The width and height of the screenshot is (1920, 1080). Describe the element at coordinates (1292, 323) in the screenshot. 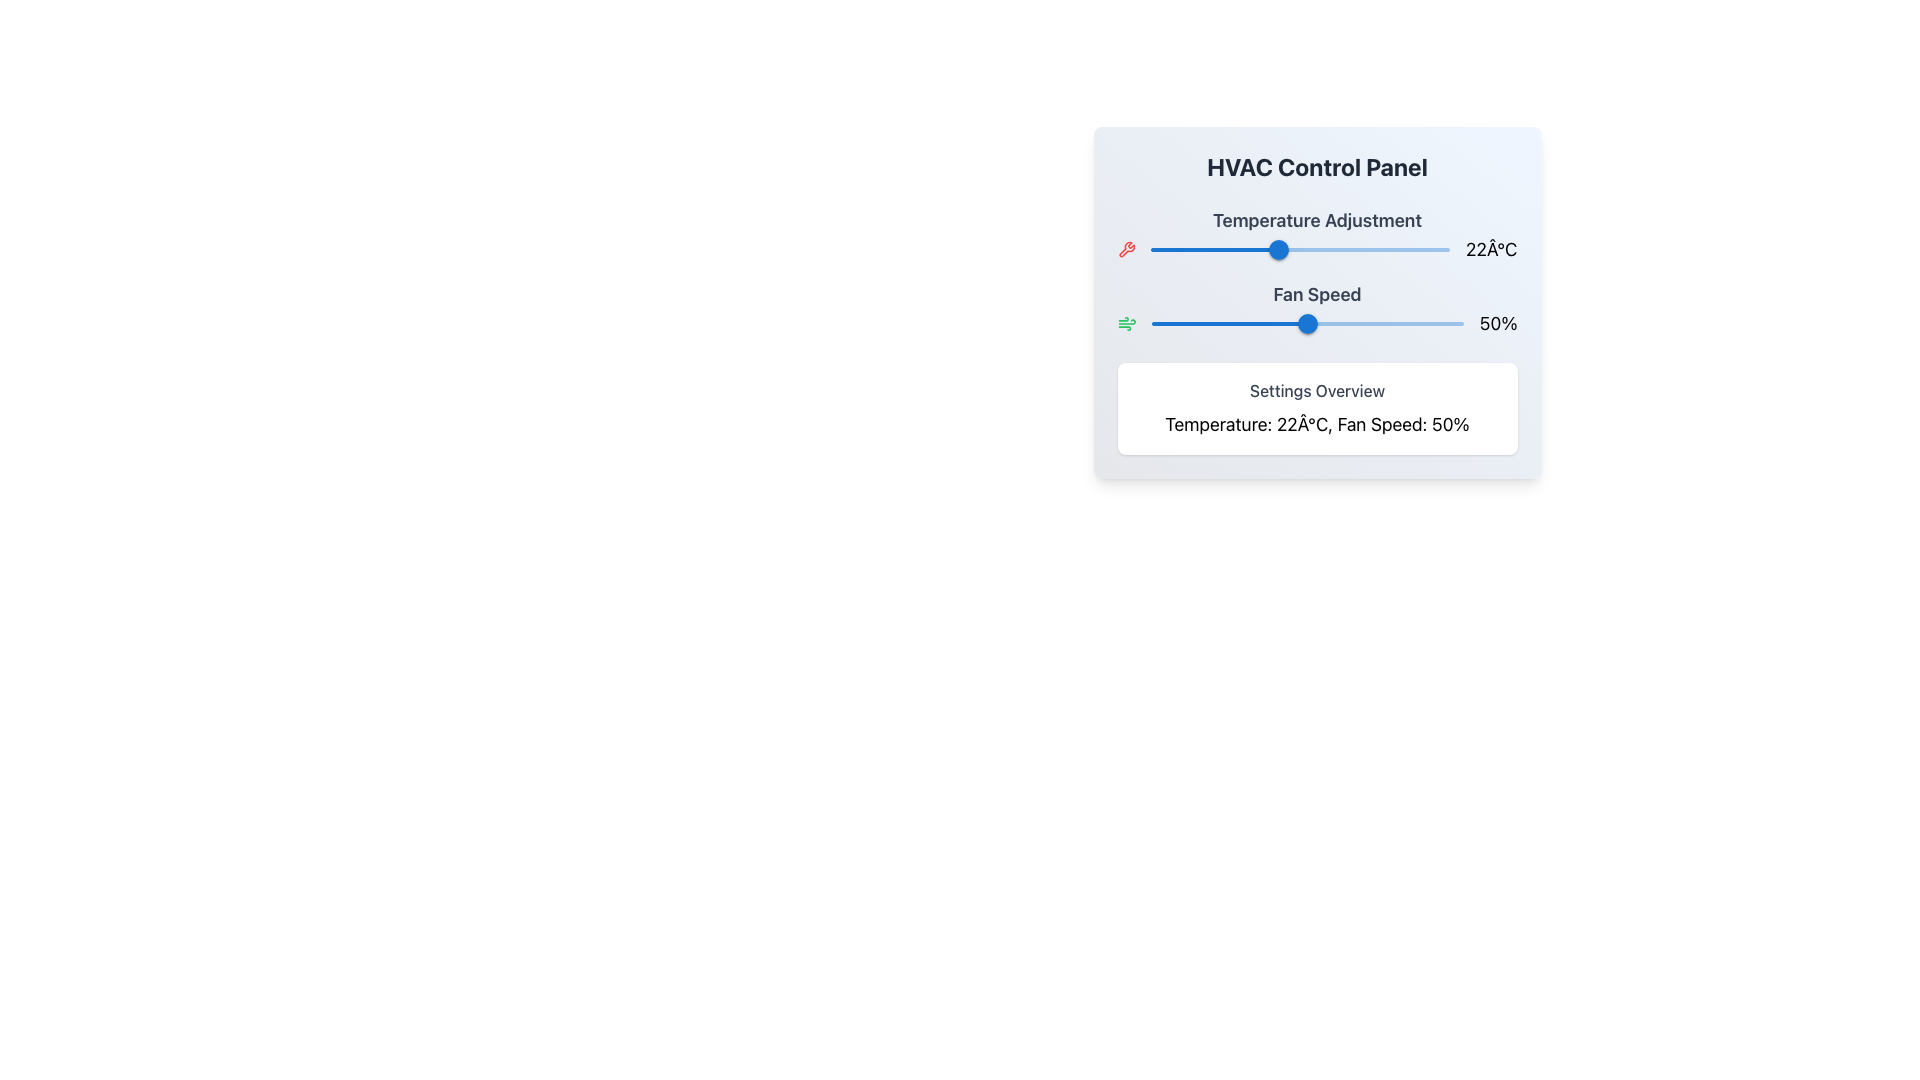

I see `the fan speed` at that location.